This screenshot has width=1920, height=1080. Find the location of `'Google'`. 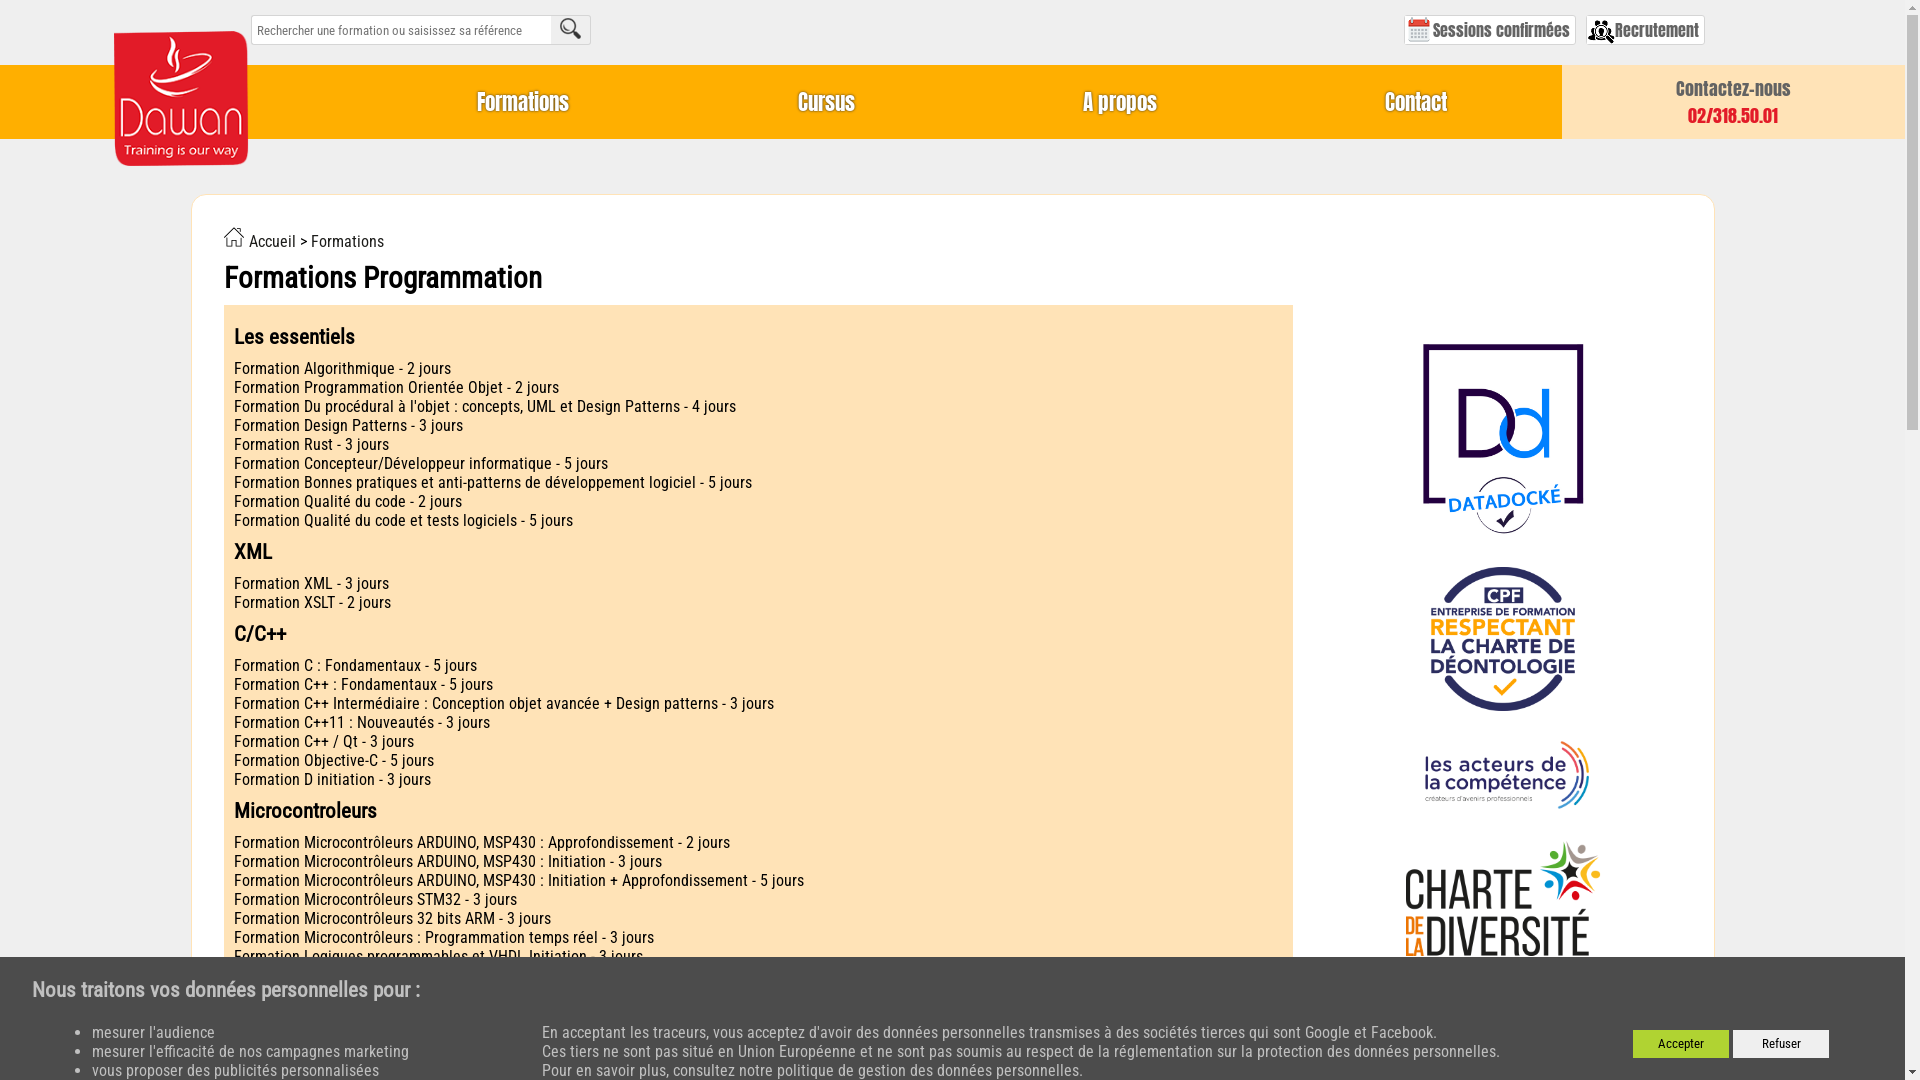

'Google' is located at coordinates (1327, 1032).